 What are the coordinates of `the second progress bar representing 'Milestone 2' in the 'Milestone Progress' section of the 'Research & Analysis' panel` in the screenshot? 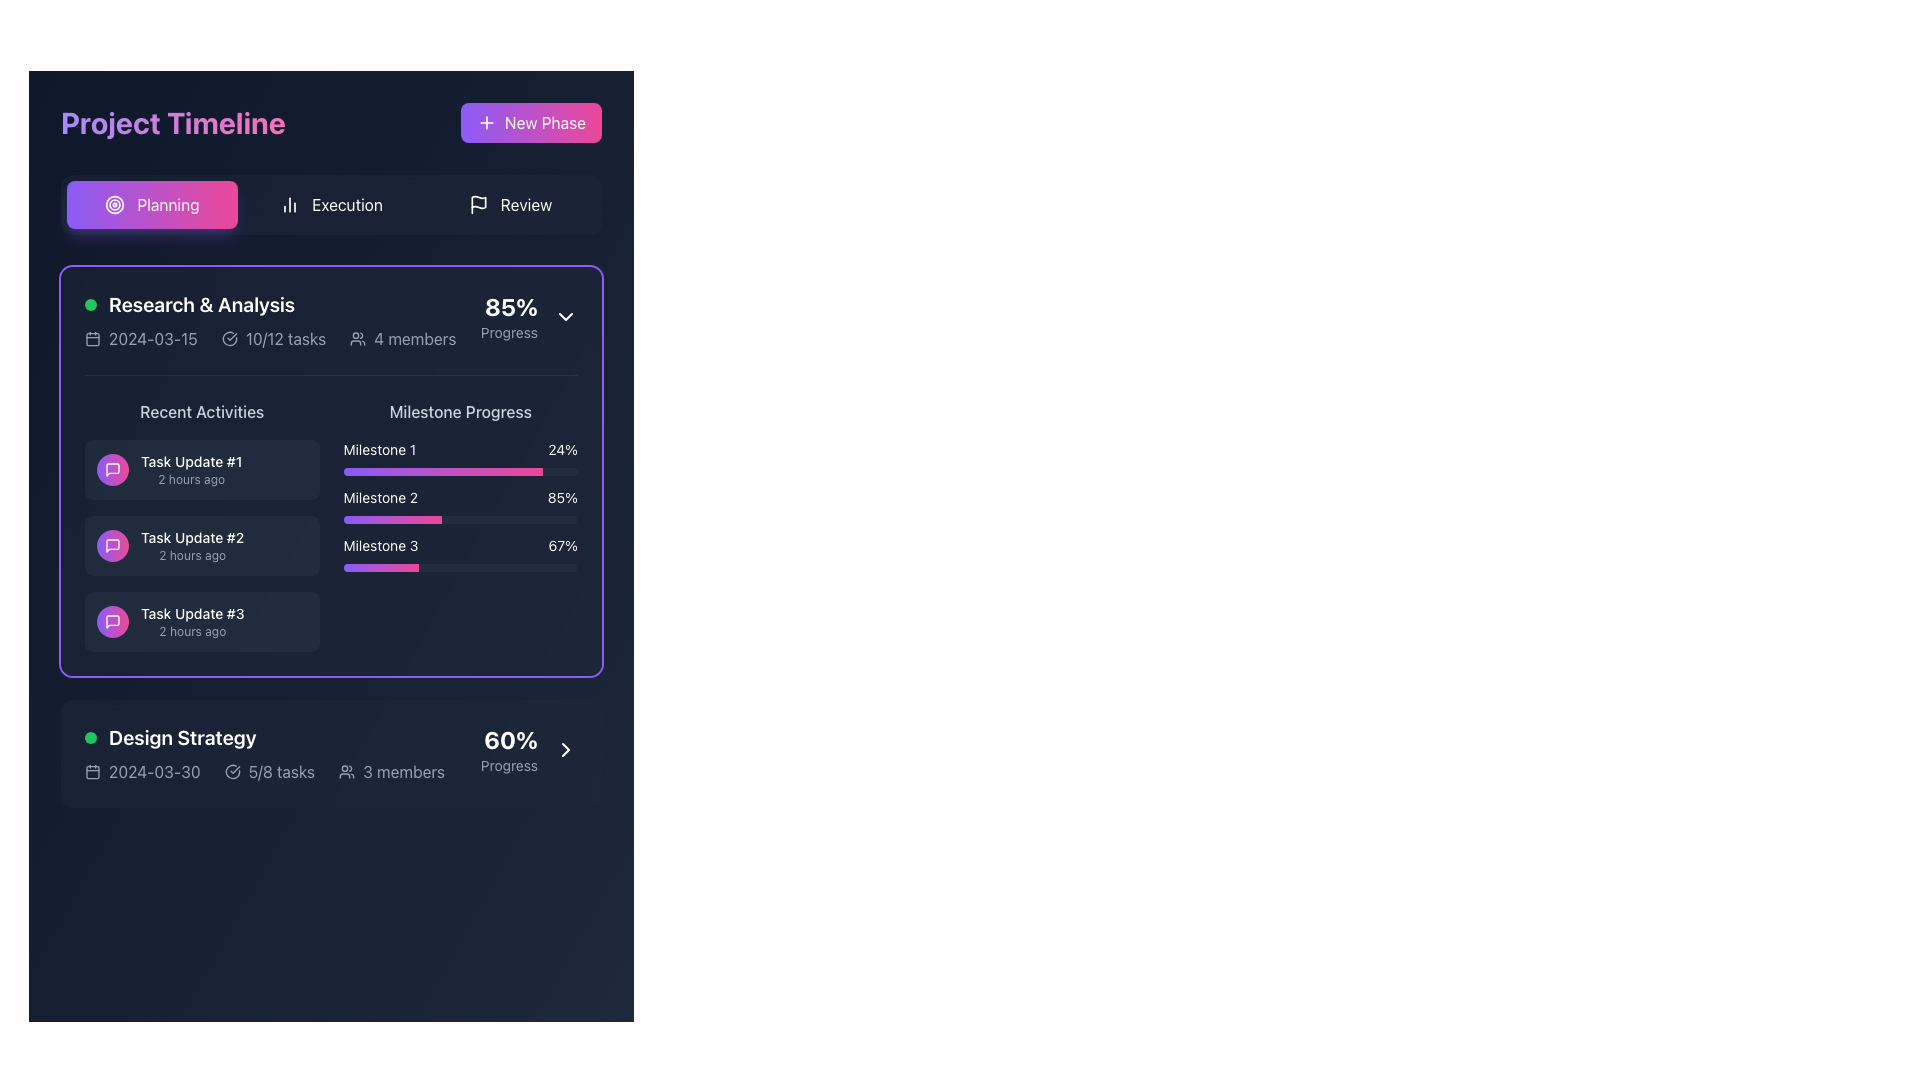 It's located at (459, 471).